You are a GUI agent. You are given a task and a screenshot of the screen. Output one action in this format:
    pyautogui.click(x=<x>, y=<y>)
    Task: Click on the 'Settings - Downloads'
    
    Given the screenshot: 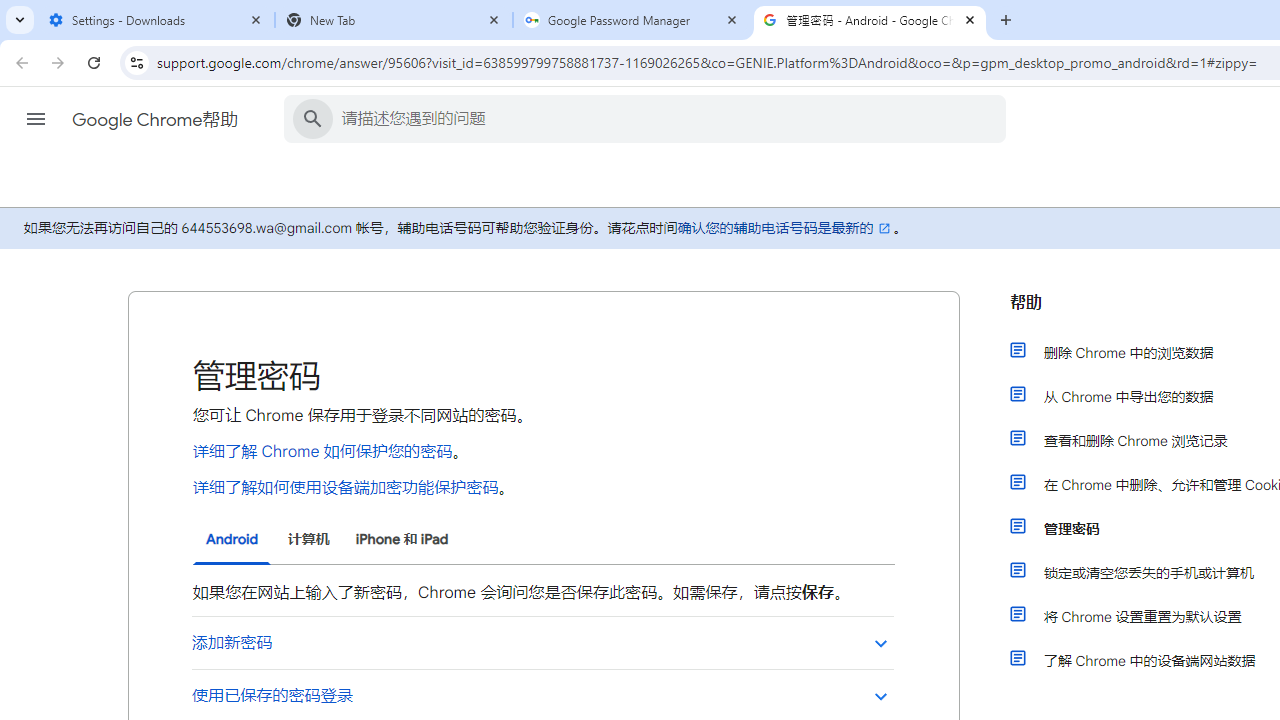 What is the action you would take?
    pyautogui.click(x=155, y=20)
    